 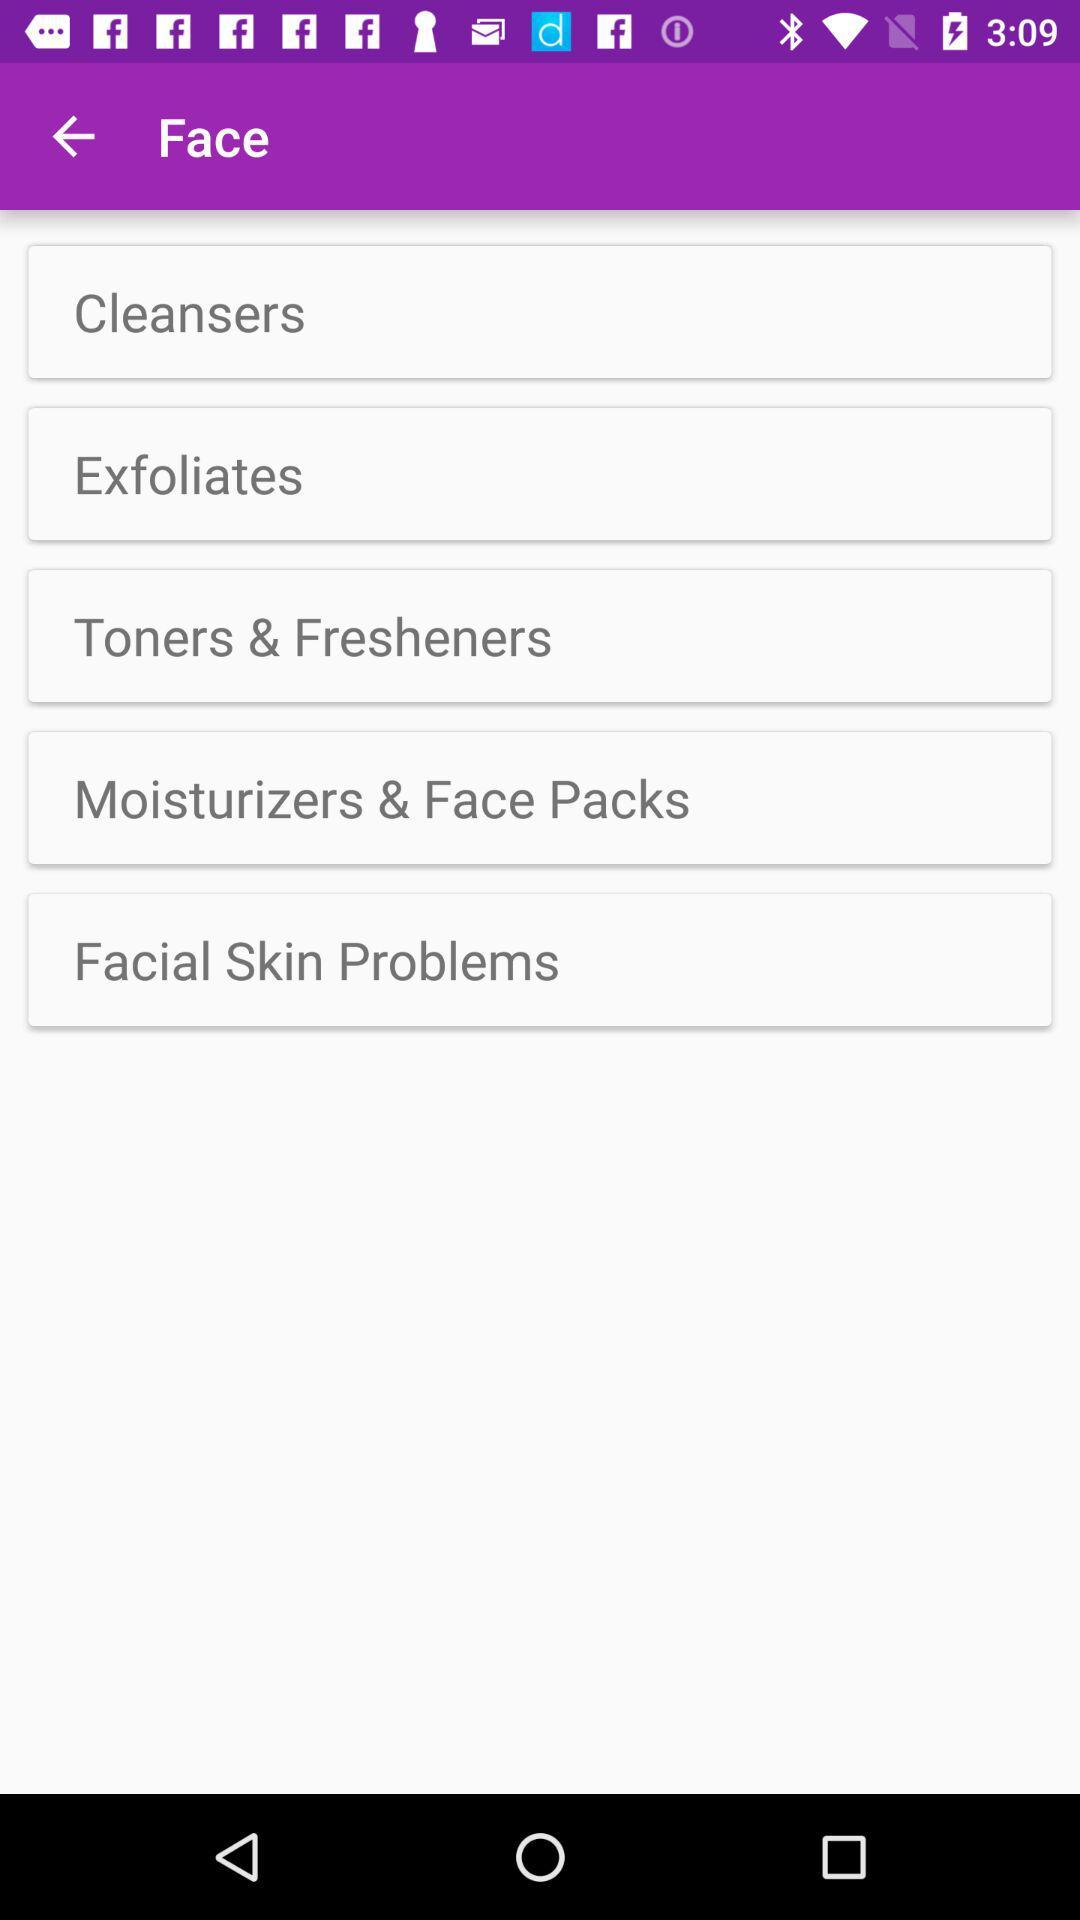 What do you see at coordinates (540, 960) in the screenshot?
I see `the facial skin problems icon` at bounding box center [540, 960].